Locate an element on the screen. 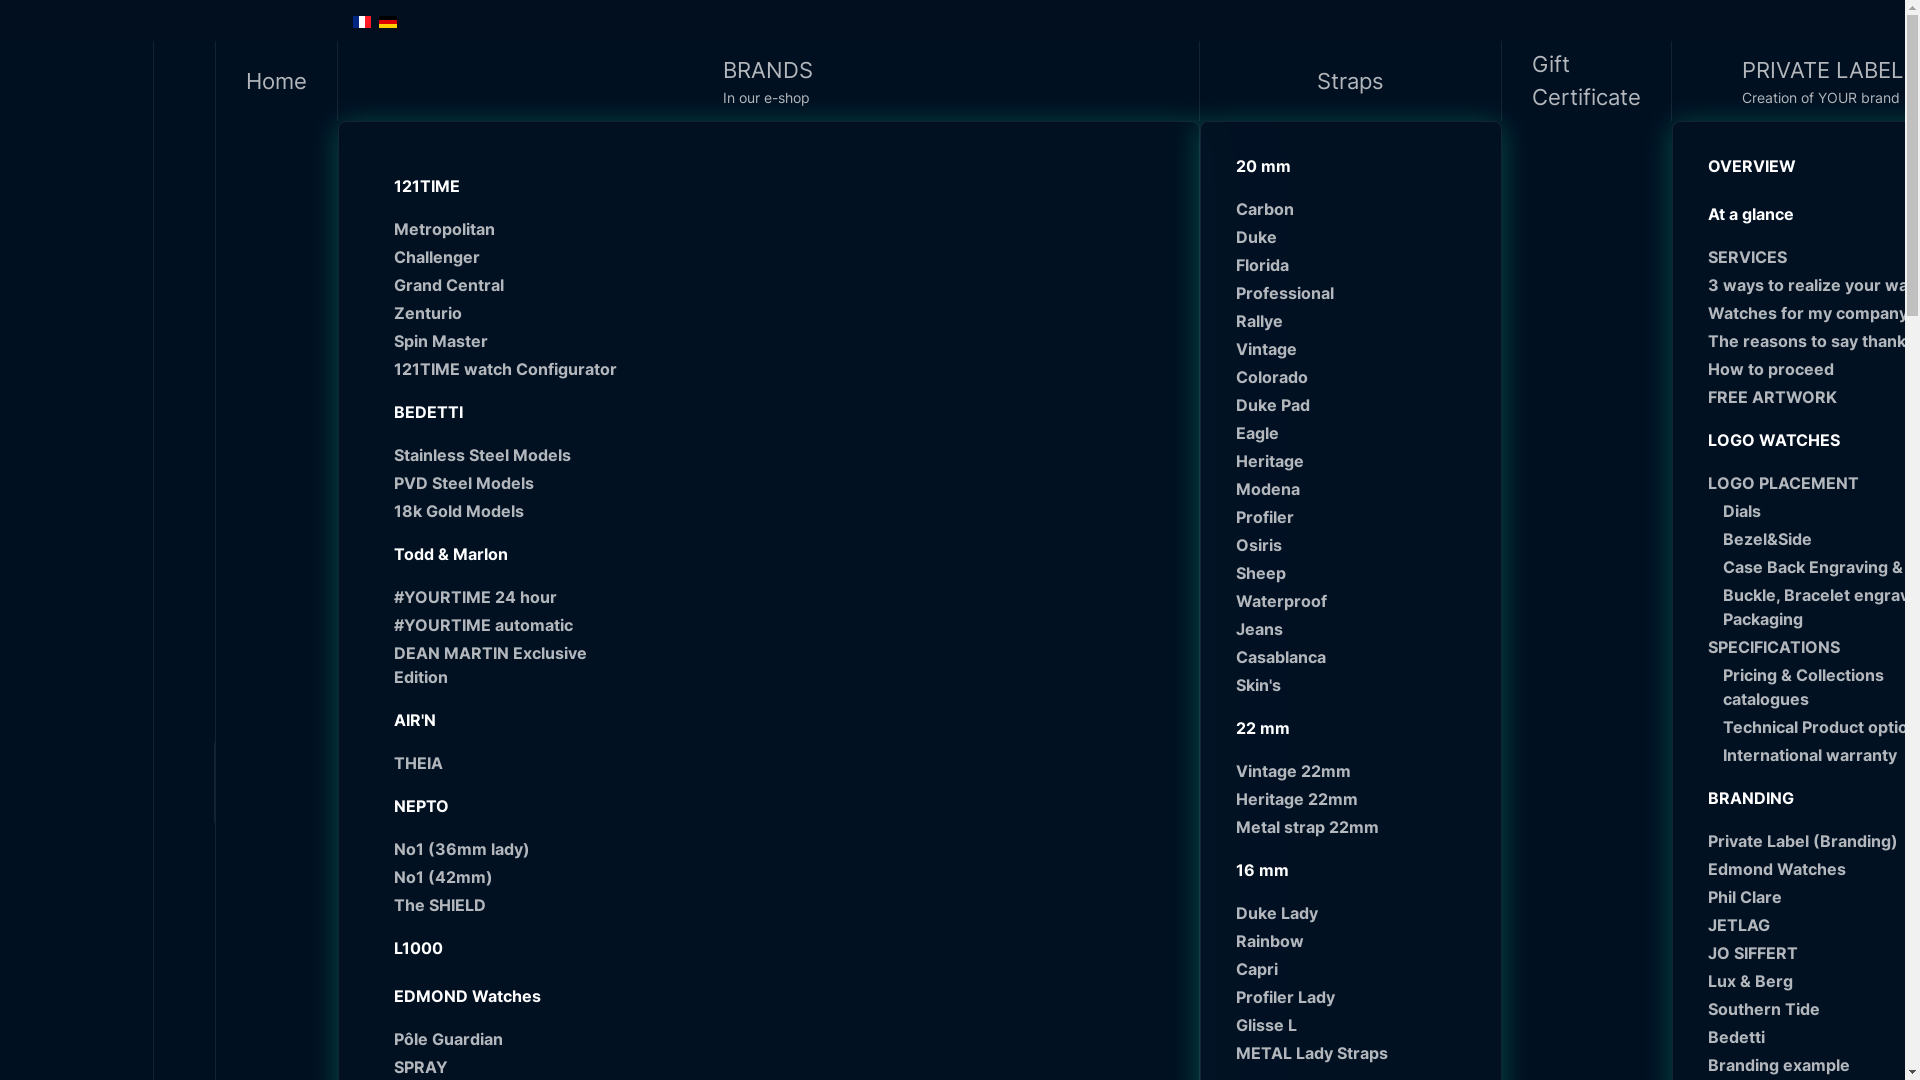 The height and width of the screenshot is (1080, 1920). 'Zenturio' is located at coordinates (506, 312).